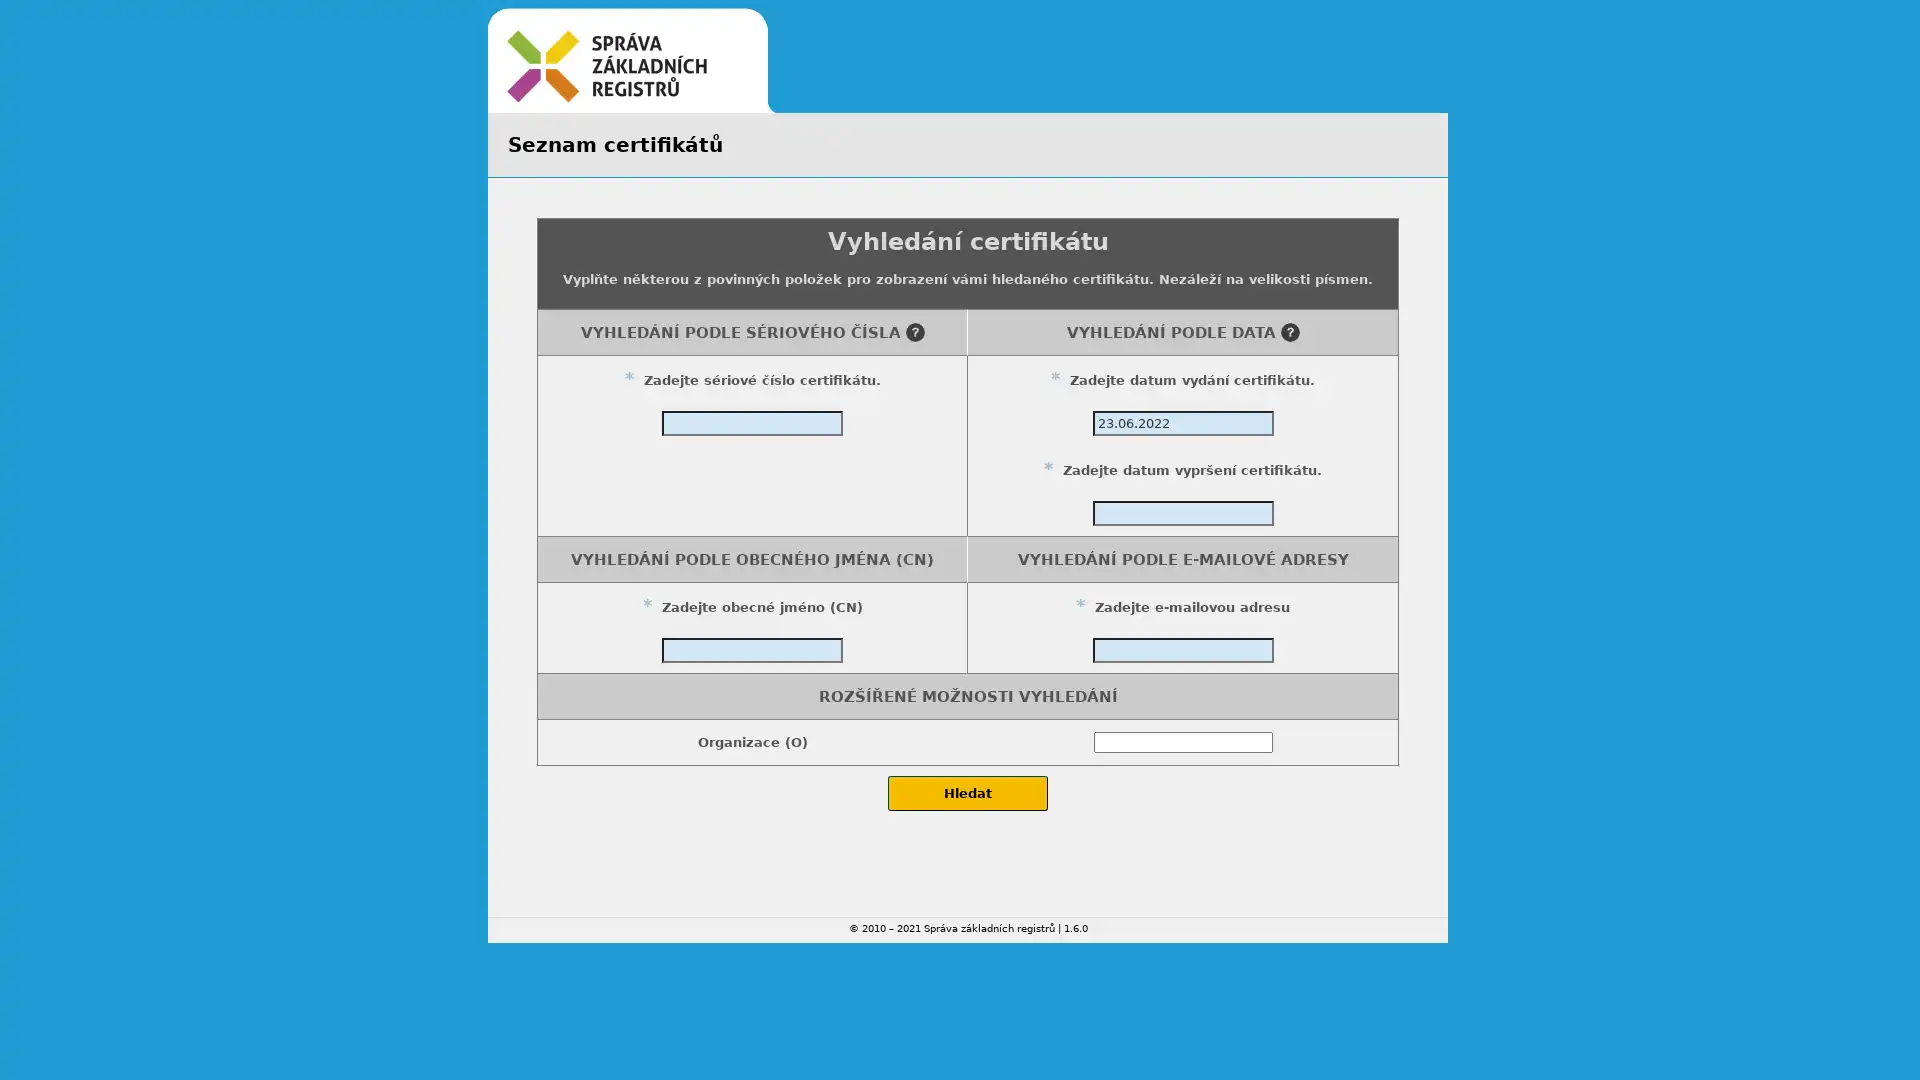 The width and height of the screenshot is (1920, 1080). Describe the element at coordinates (913, 331) in the screenshot. I see `Napoveda` at that location.